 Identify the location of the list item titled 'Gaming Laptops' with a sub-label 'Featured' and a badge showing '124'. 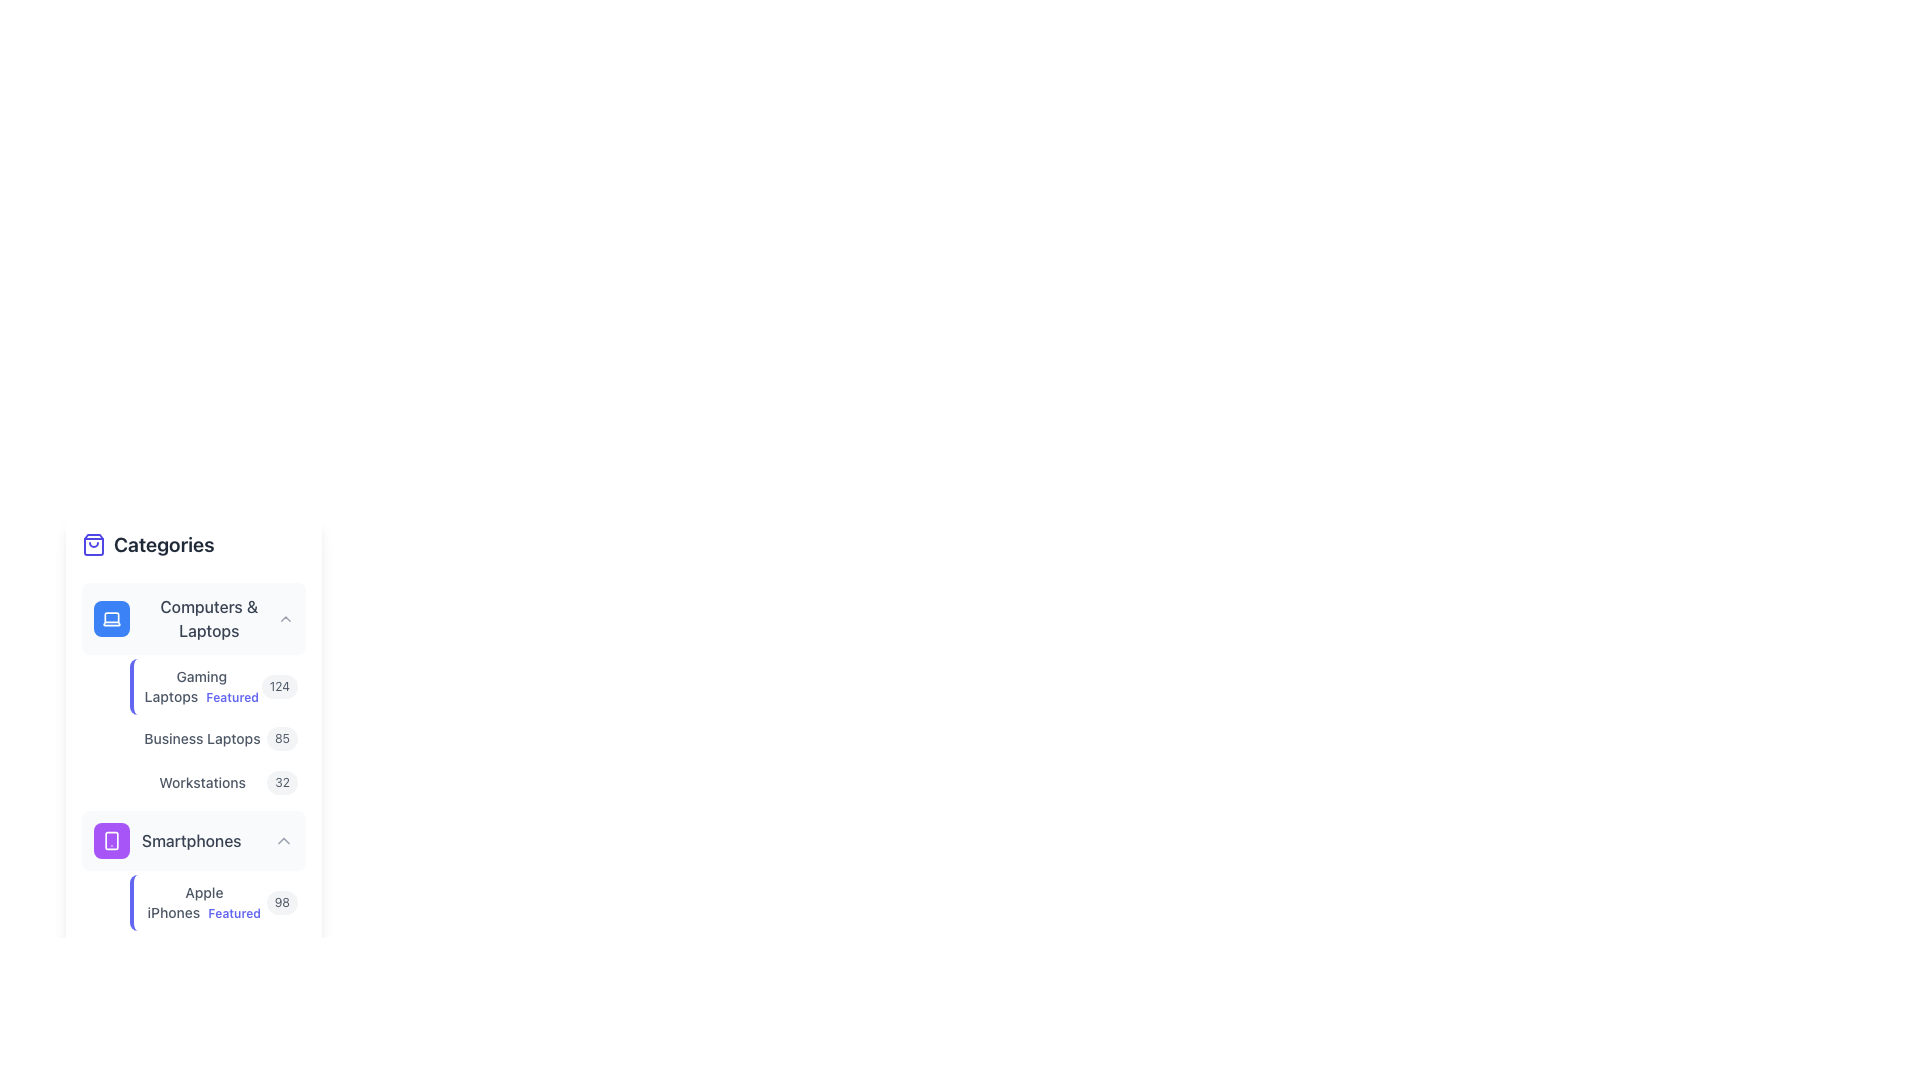
(217, 685).